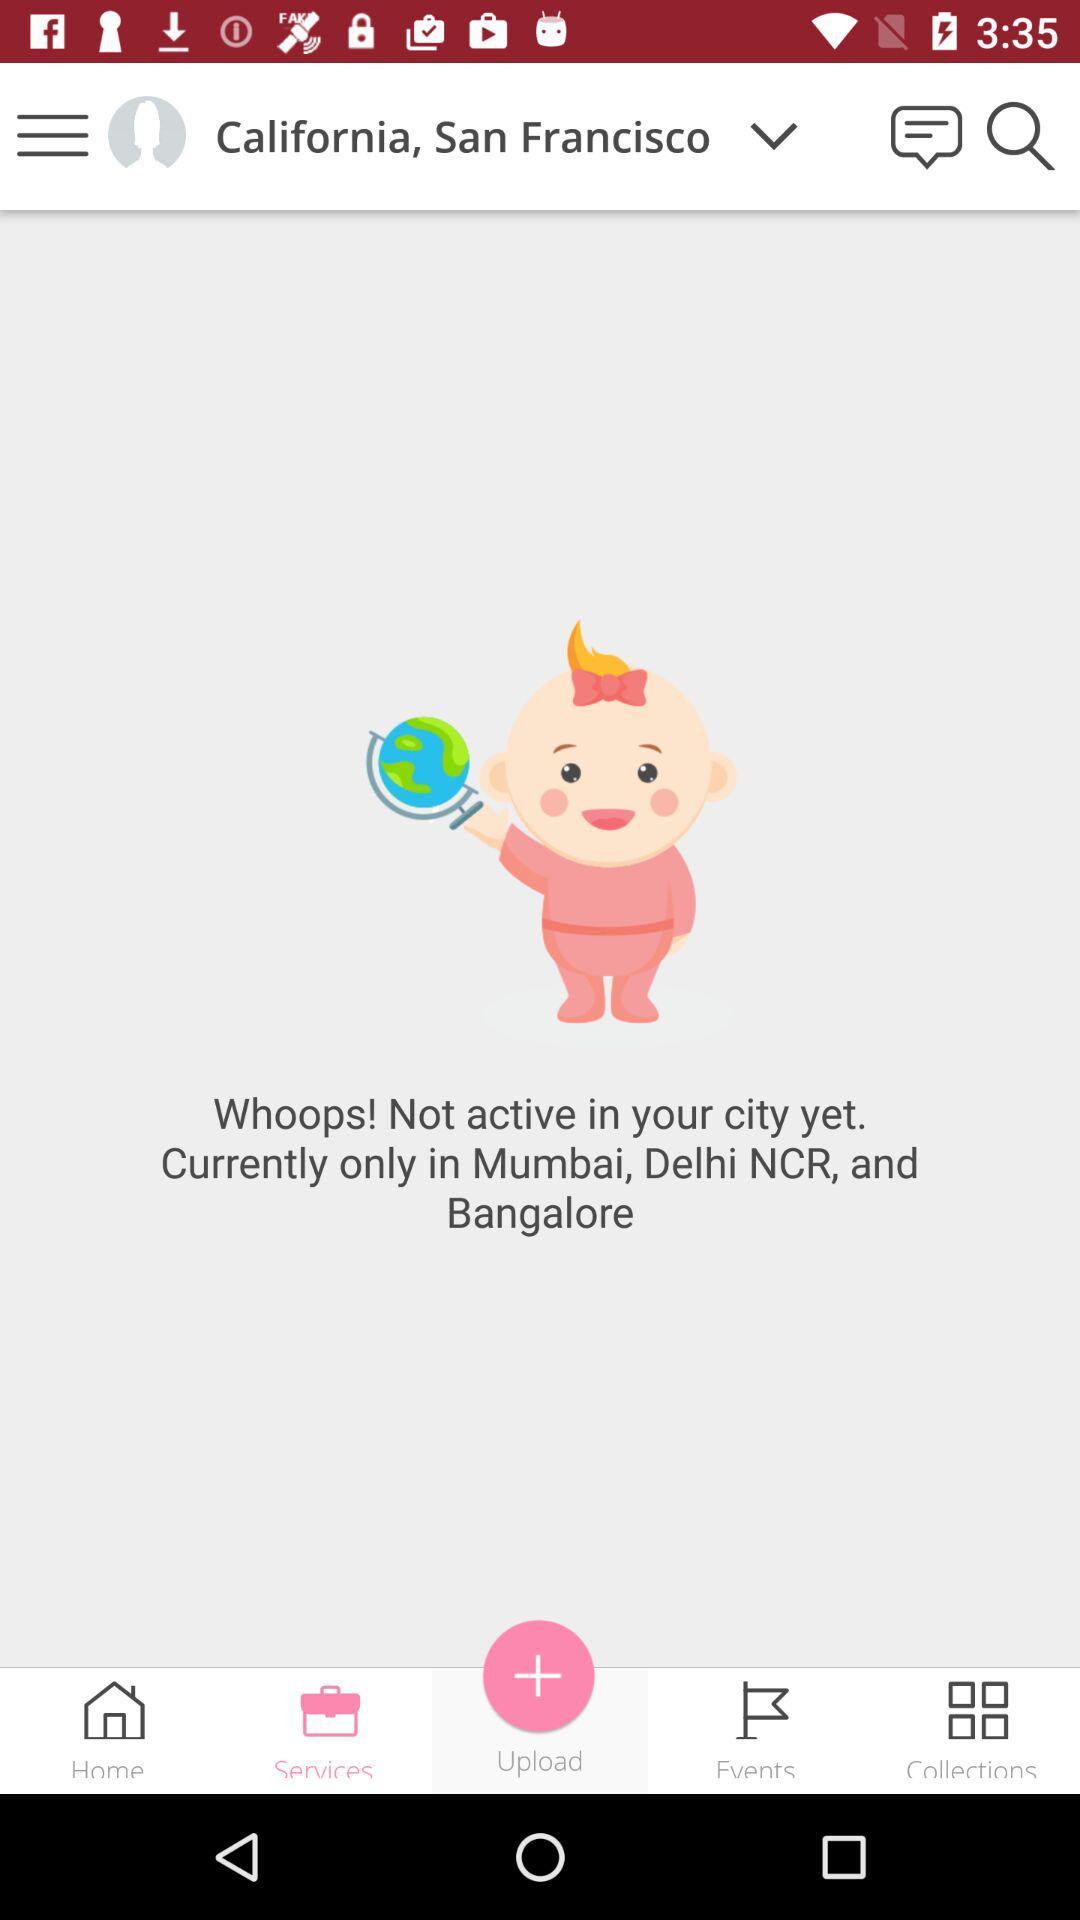 This screenshot has height=1920, width=1080. I want to click on upload, so click(538, 1676).